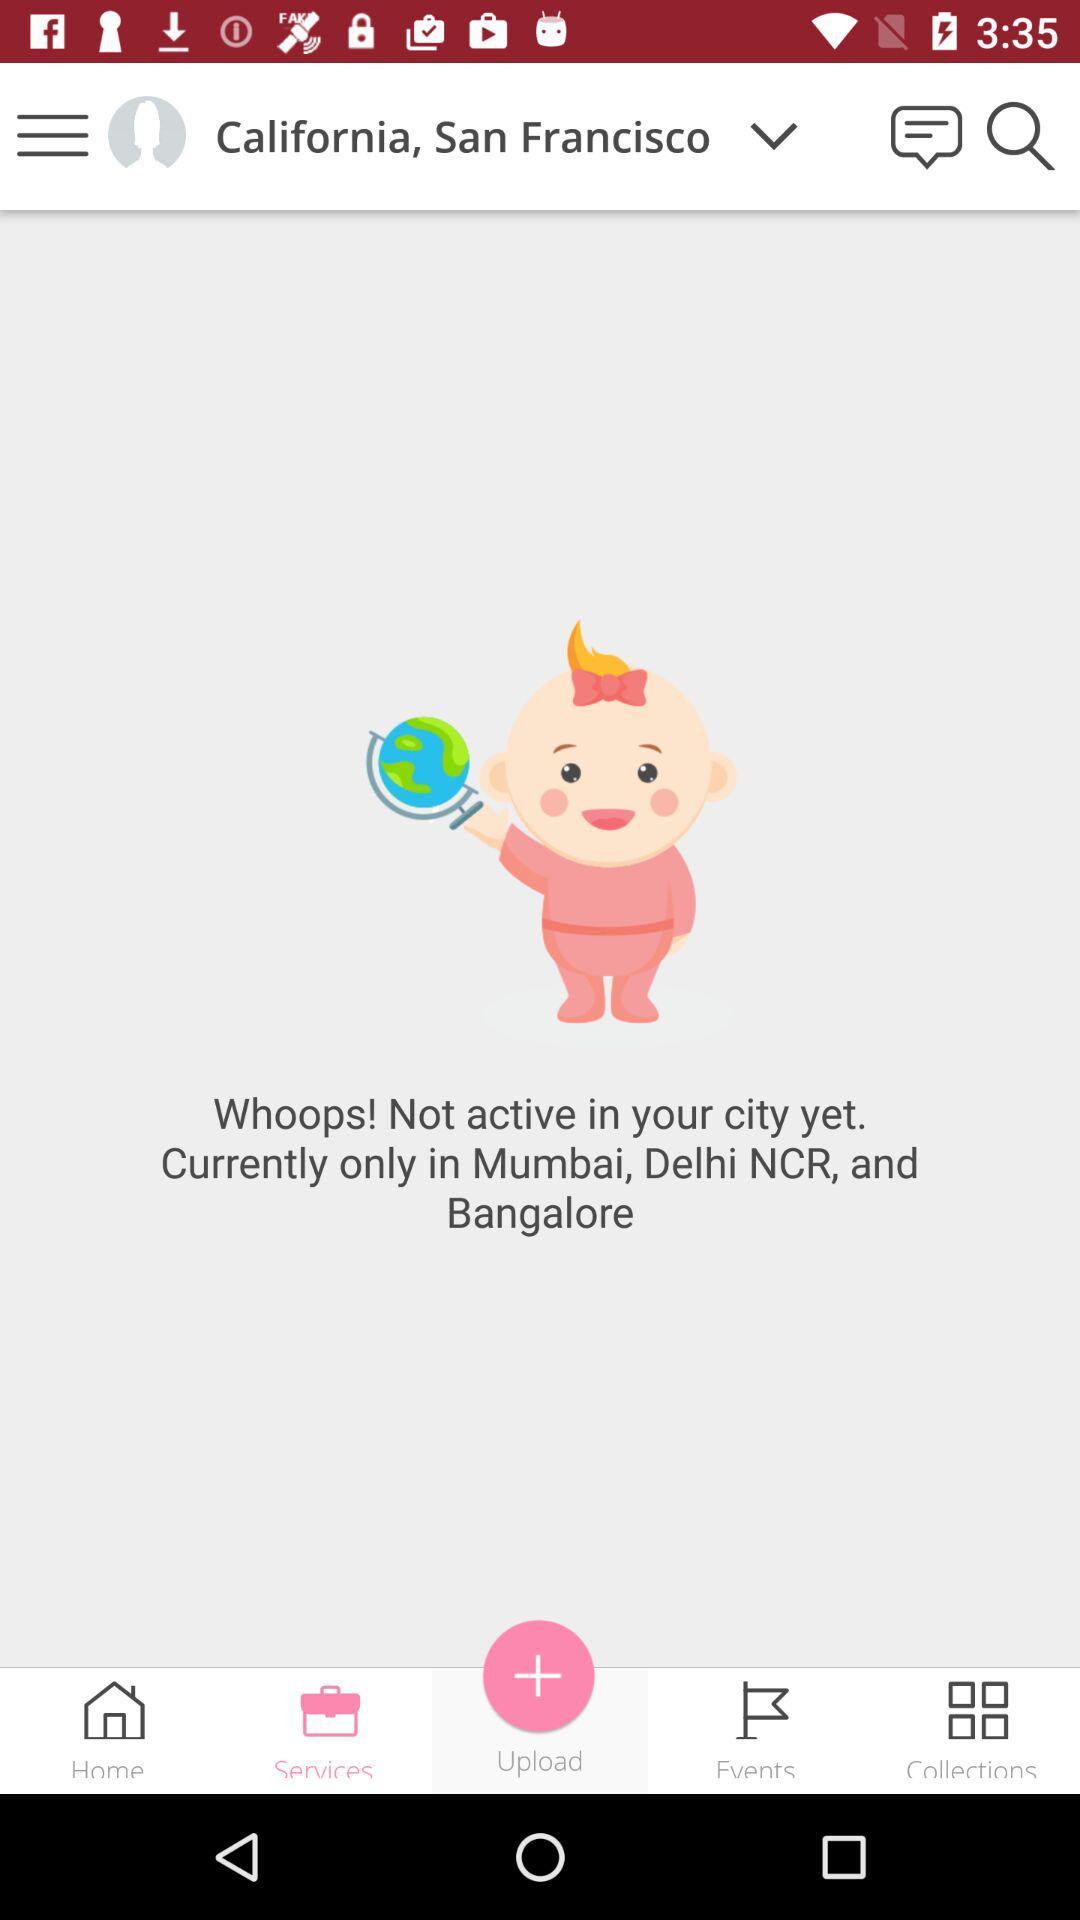 This screenshot has height=1920, width=1080. I want to click on upload, so click(538, 1676).